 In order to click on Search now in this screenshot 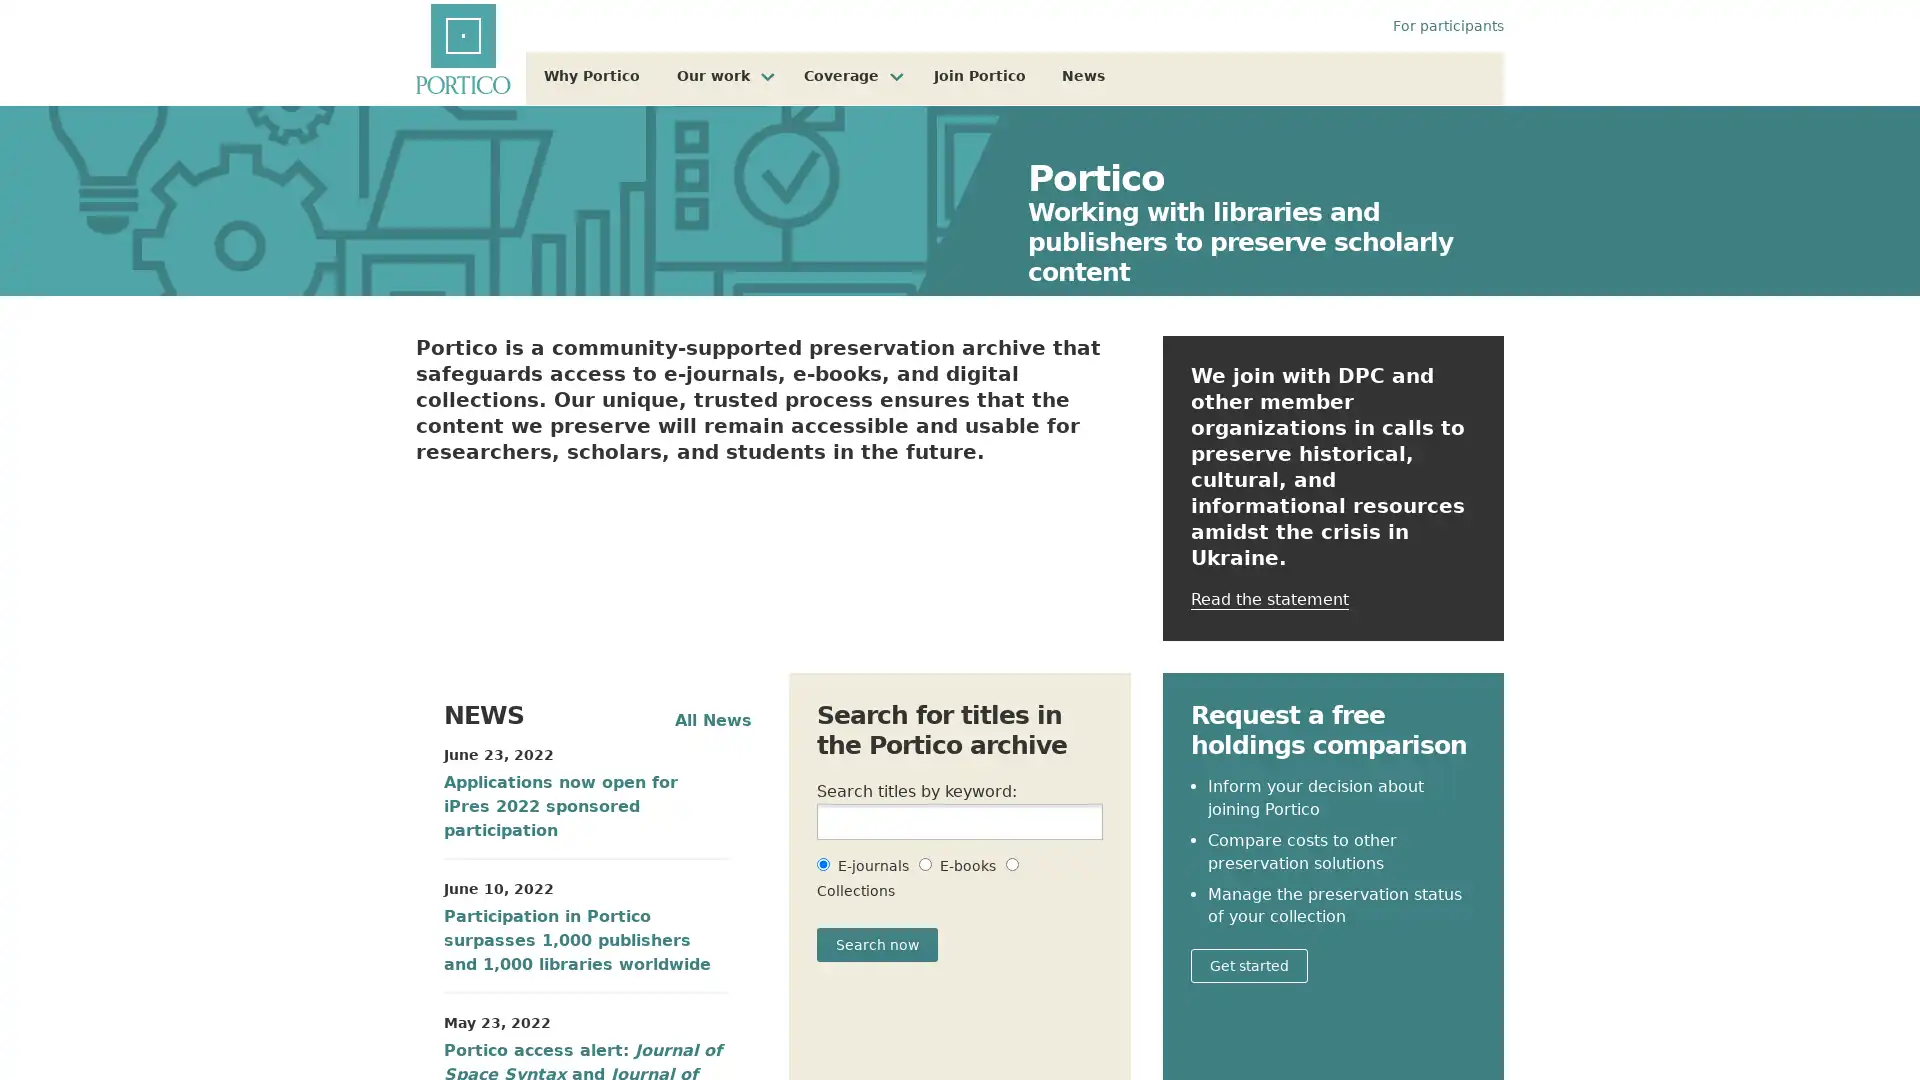, I will do `click(877, 945)`.